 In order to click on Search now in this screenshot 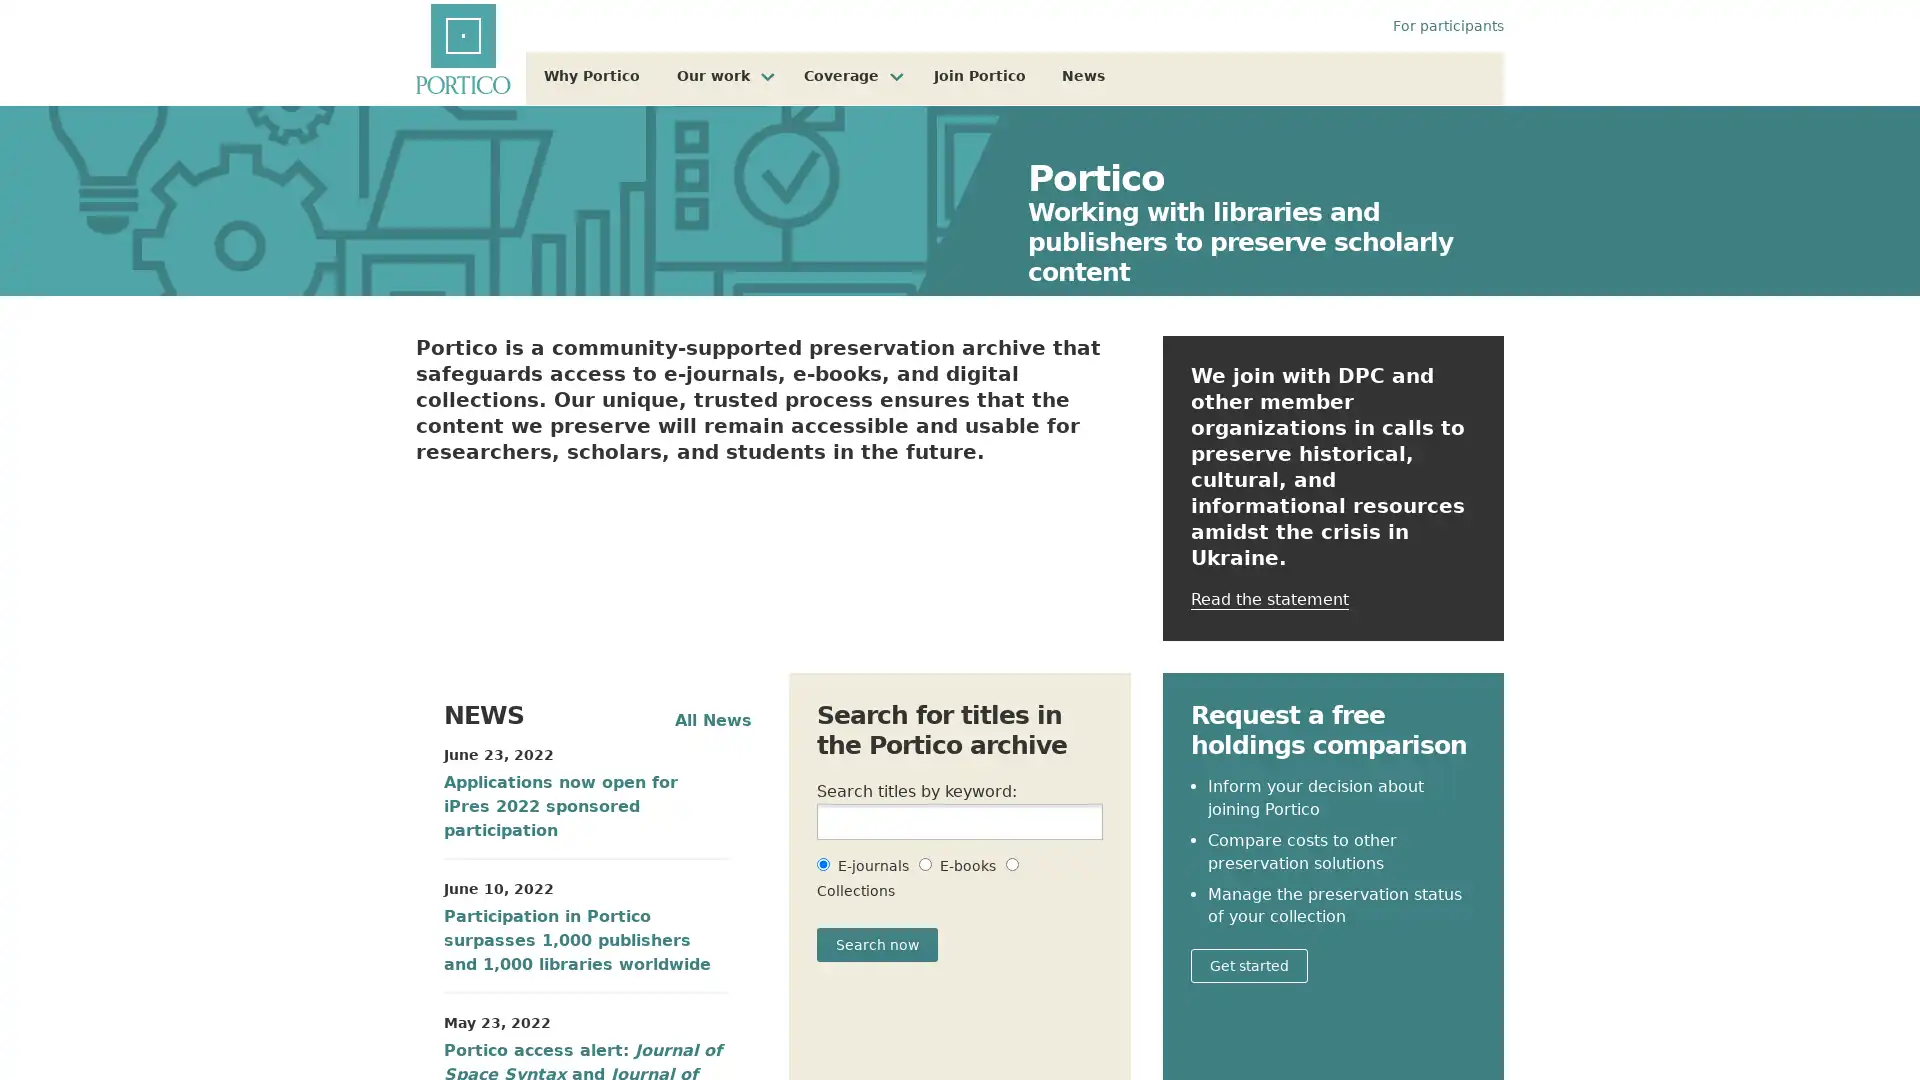, I will do `click(877, 945)`.